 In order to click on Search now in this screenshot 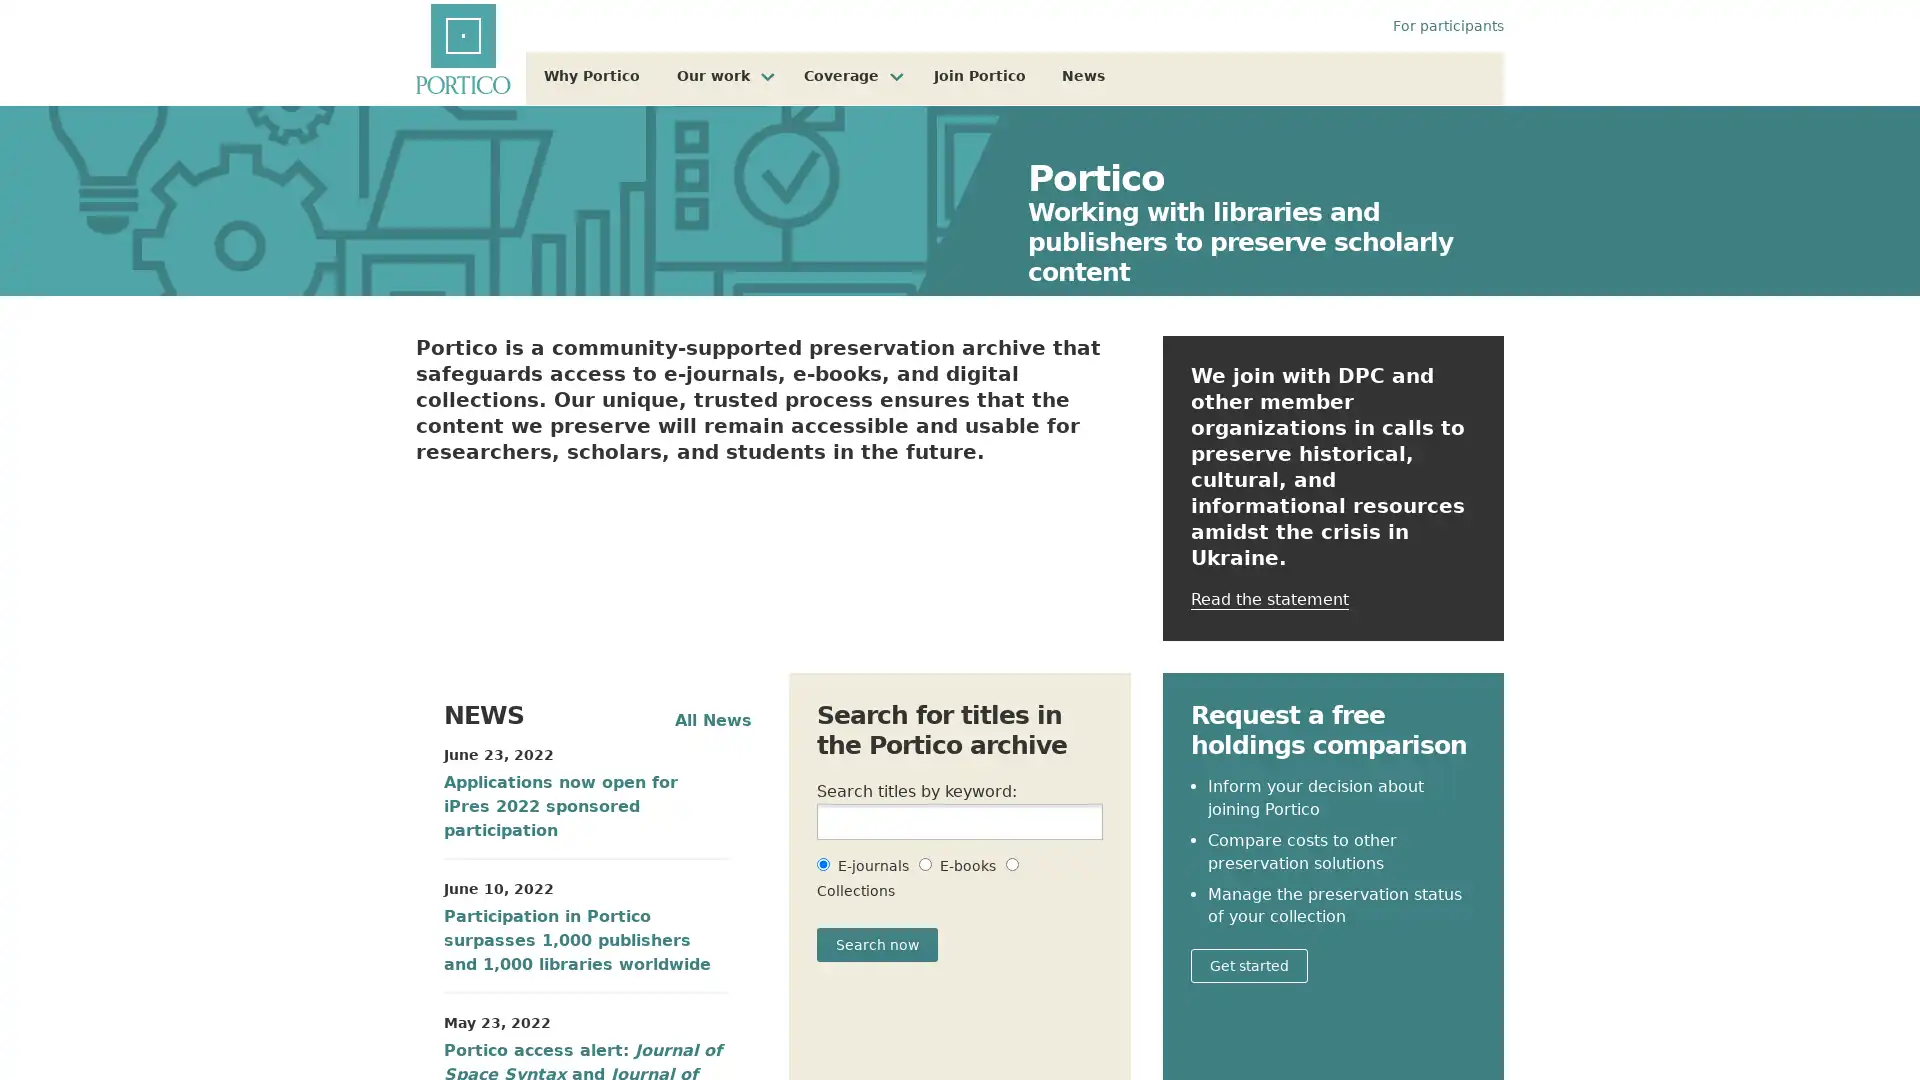, I will do `click(877, 945)`.